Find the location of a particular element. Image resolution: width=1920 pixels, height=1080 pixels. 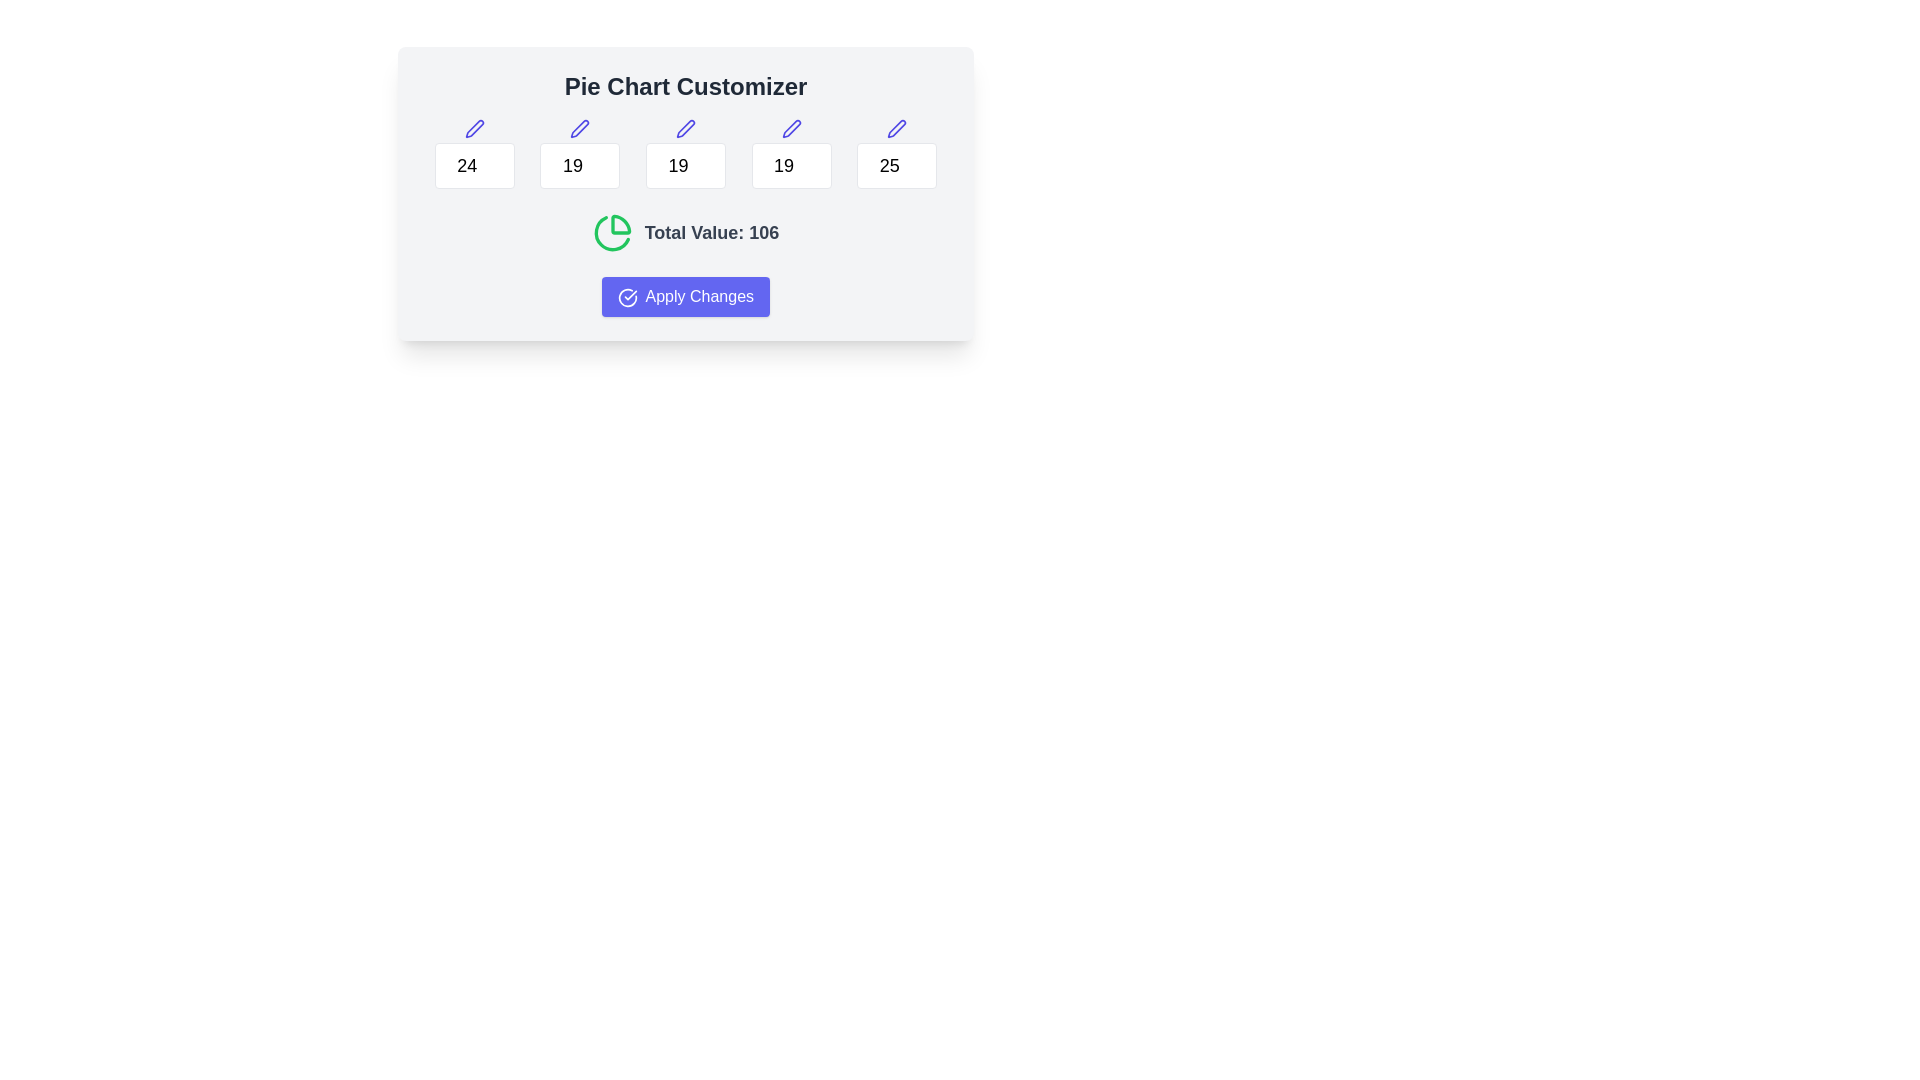

the Text and Icon Display element that shows the cumulative total of values entered in the input fields above is located at coordinates (686, 231).